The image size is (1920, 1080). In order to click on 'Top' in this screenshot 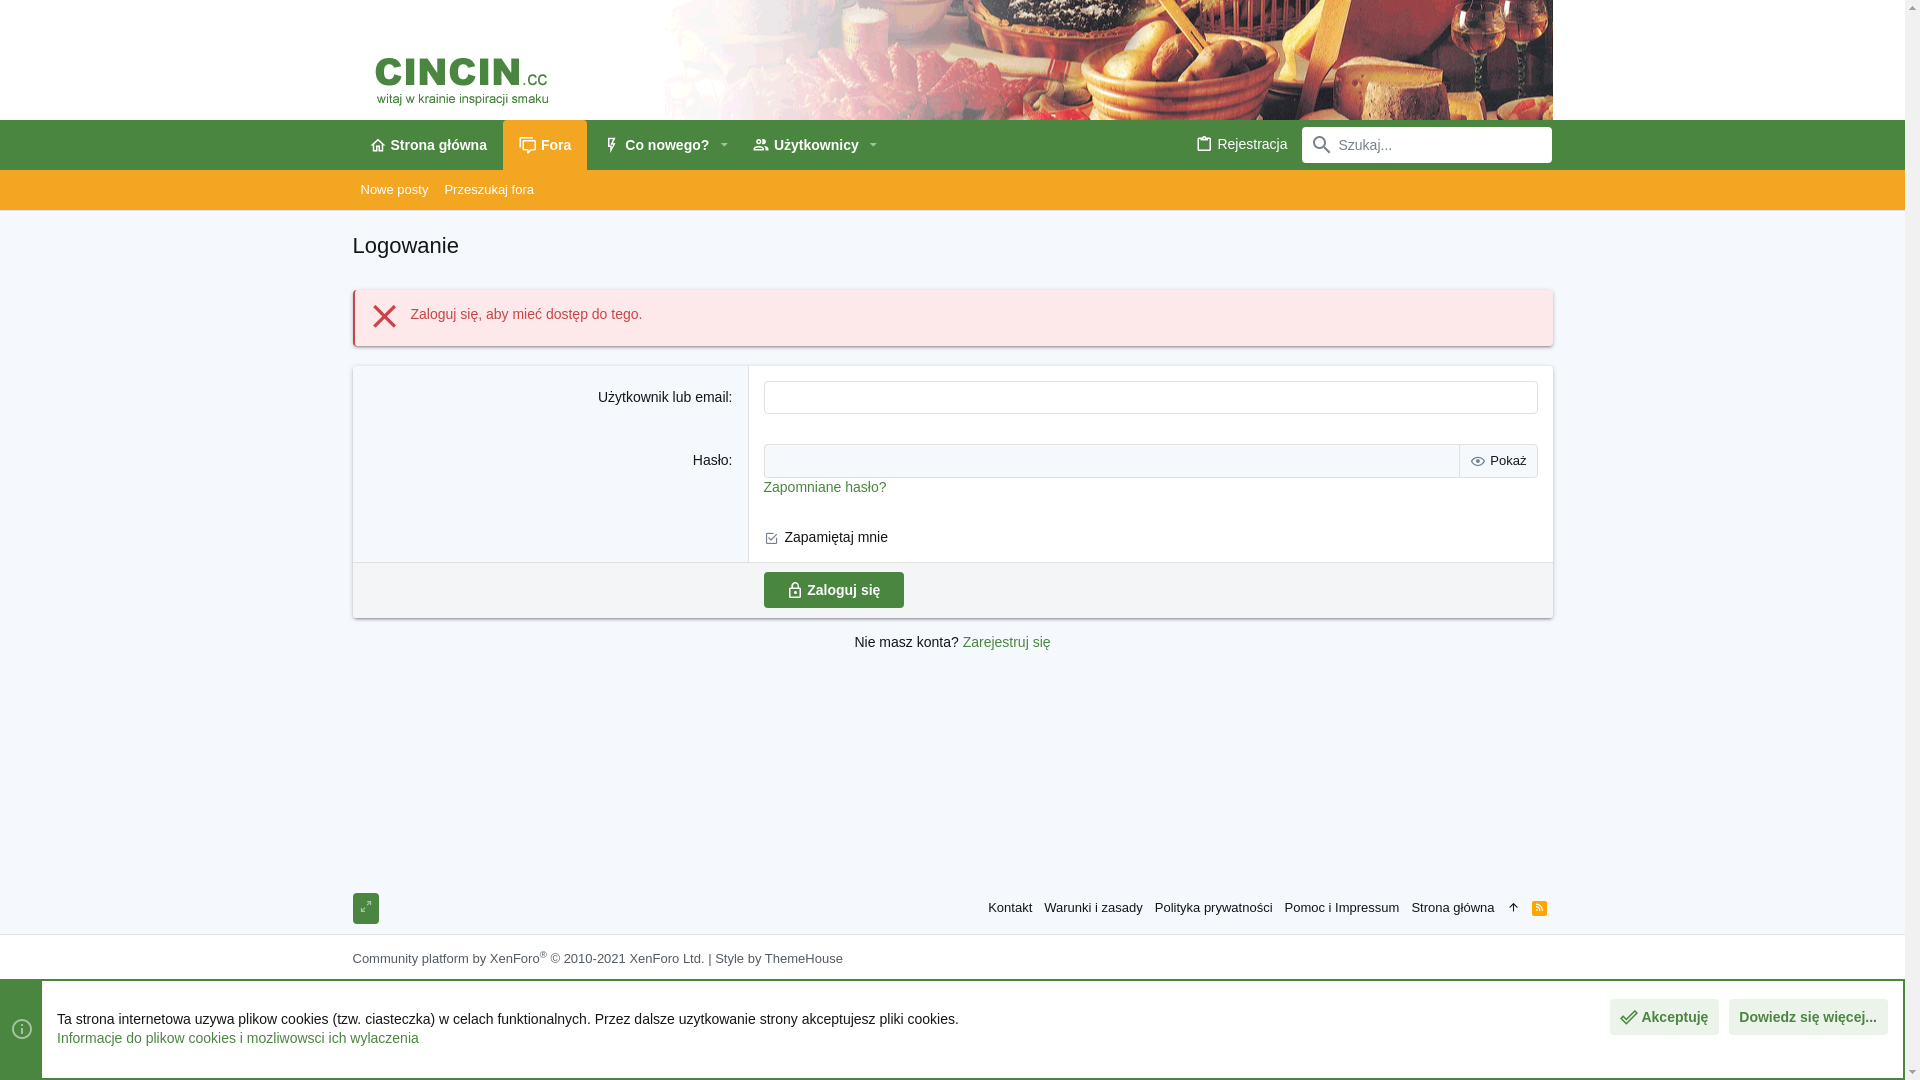, I will do `click(1513, 907)`.